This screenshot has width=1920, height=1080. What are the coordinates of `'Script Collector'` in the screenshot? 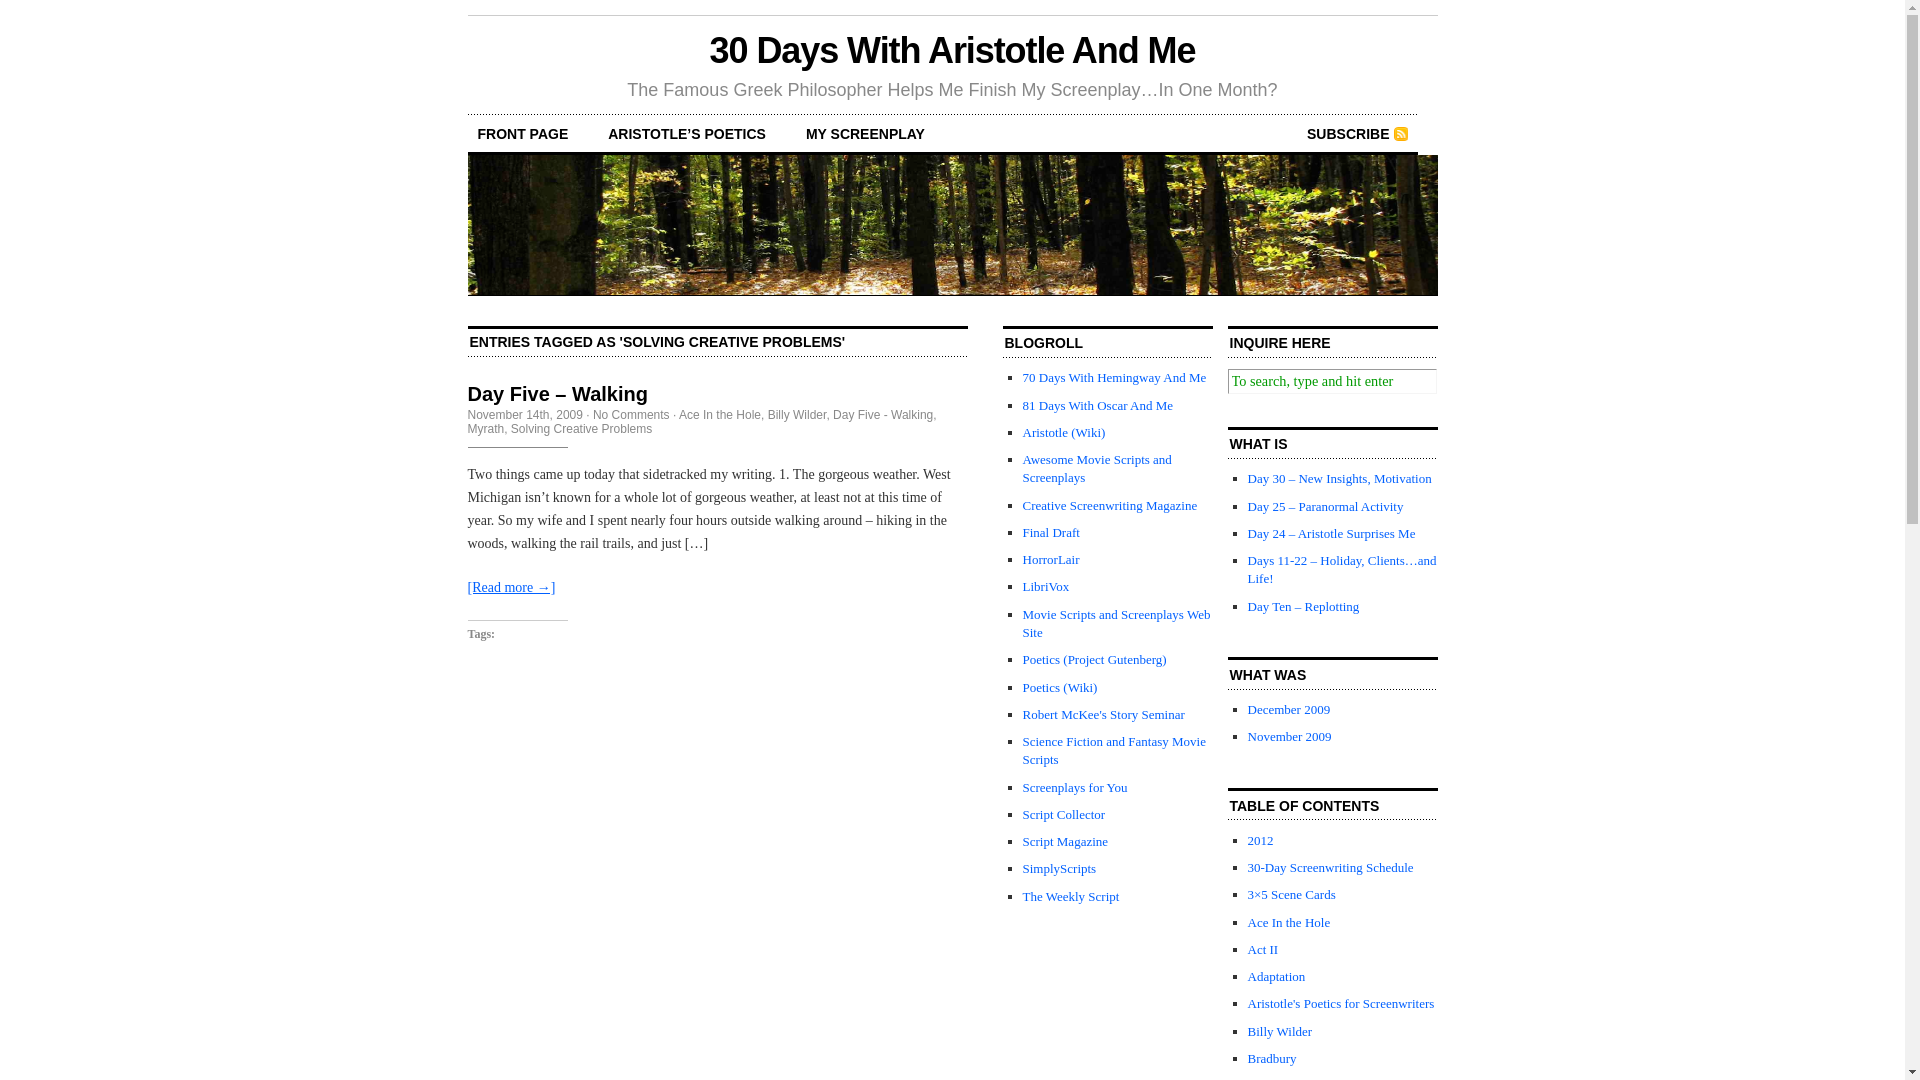 It's located at (1022, 814).